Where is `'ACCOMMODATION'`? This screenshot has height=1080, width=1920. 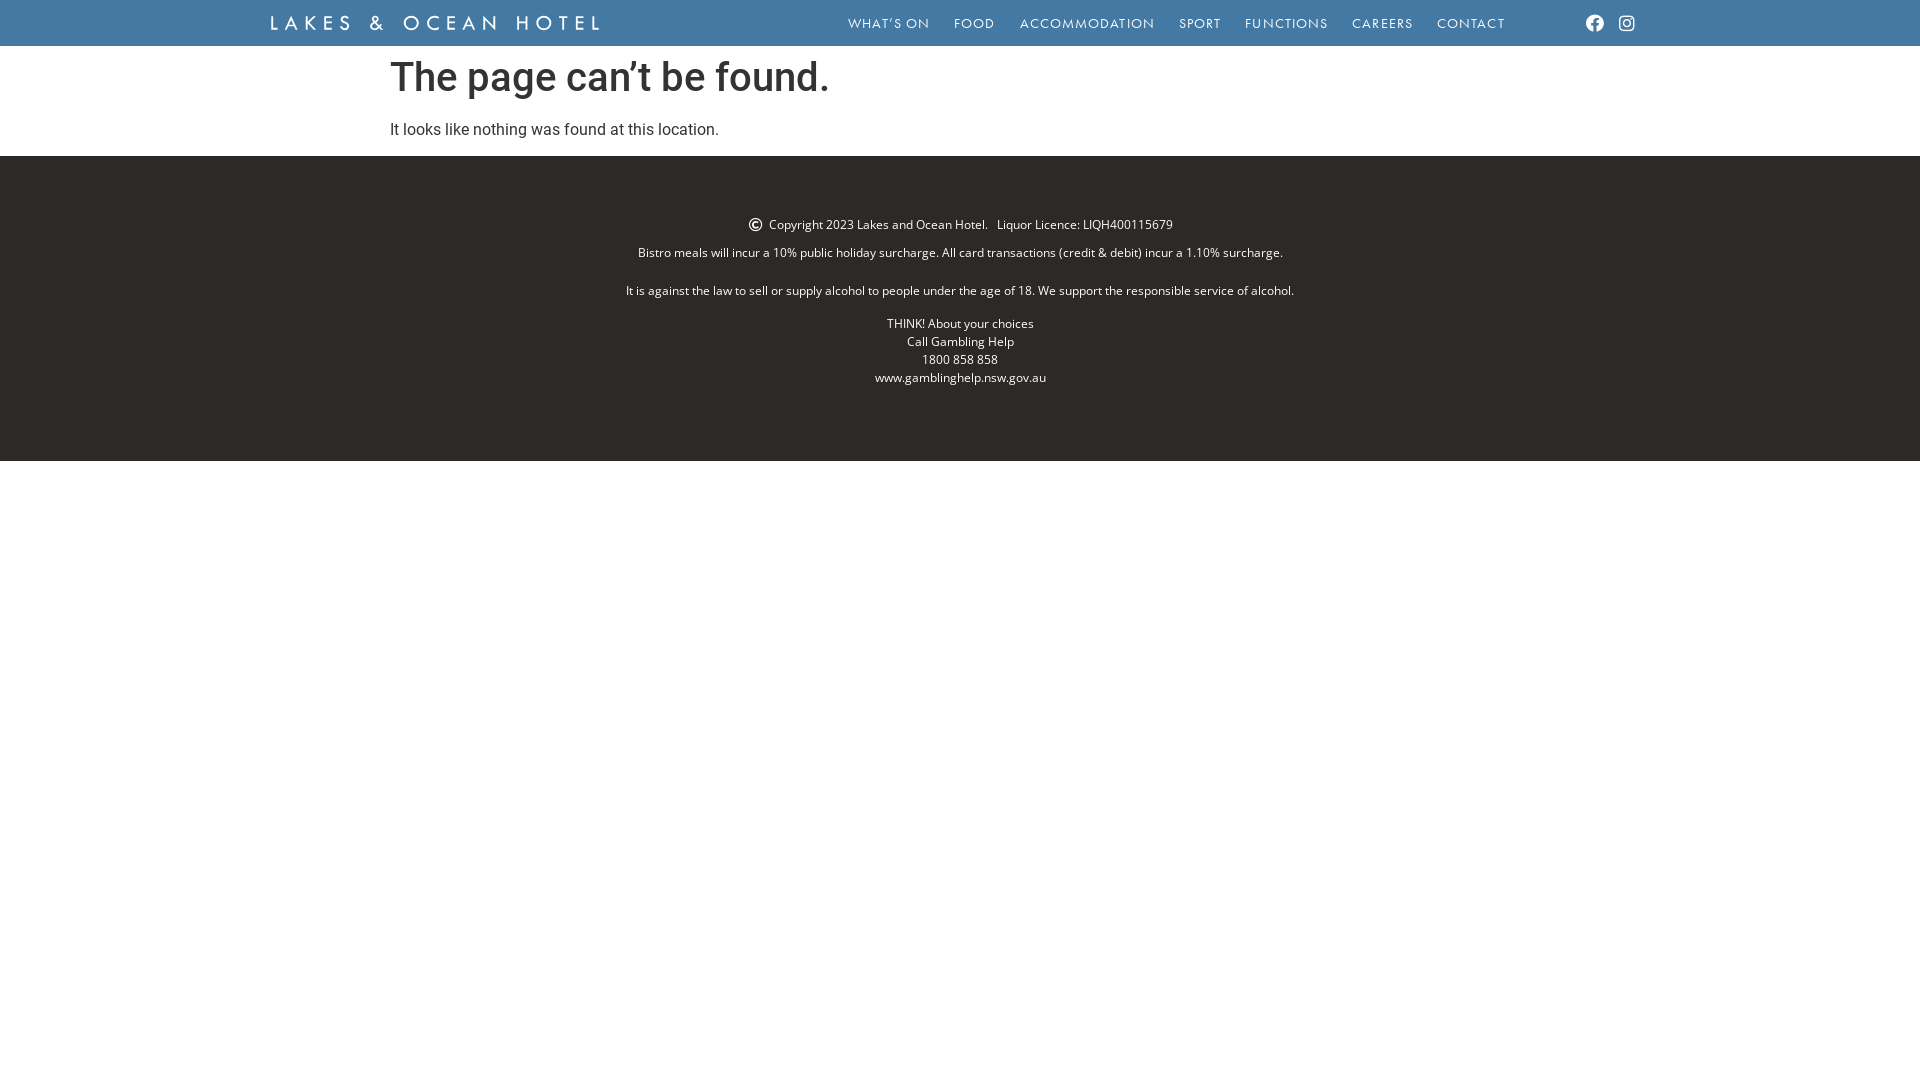
'ACCOMMODATION' is located at coordinates (1008, 23).